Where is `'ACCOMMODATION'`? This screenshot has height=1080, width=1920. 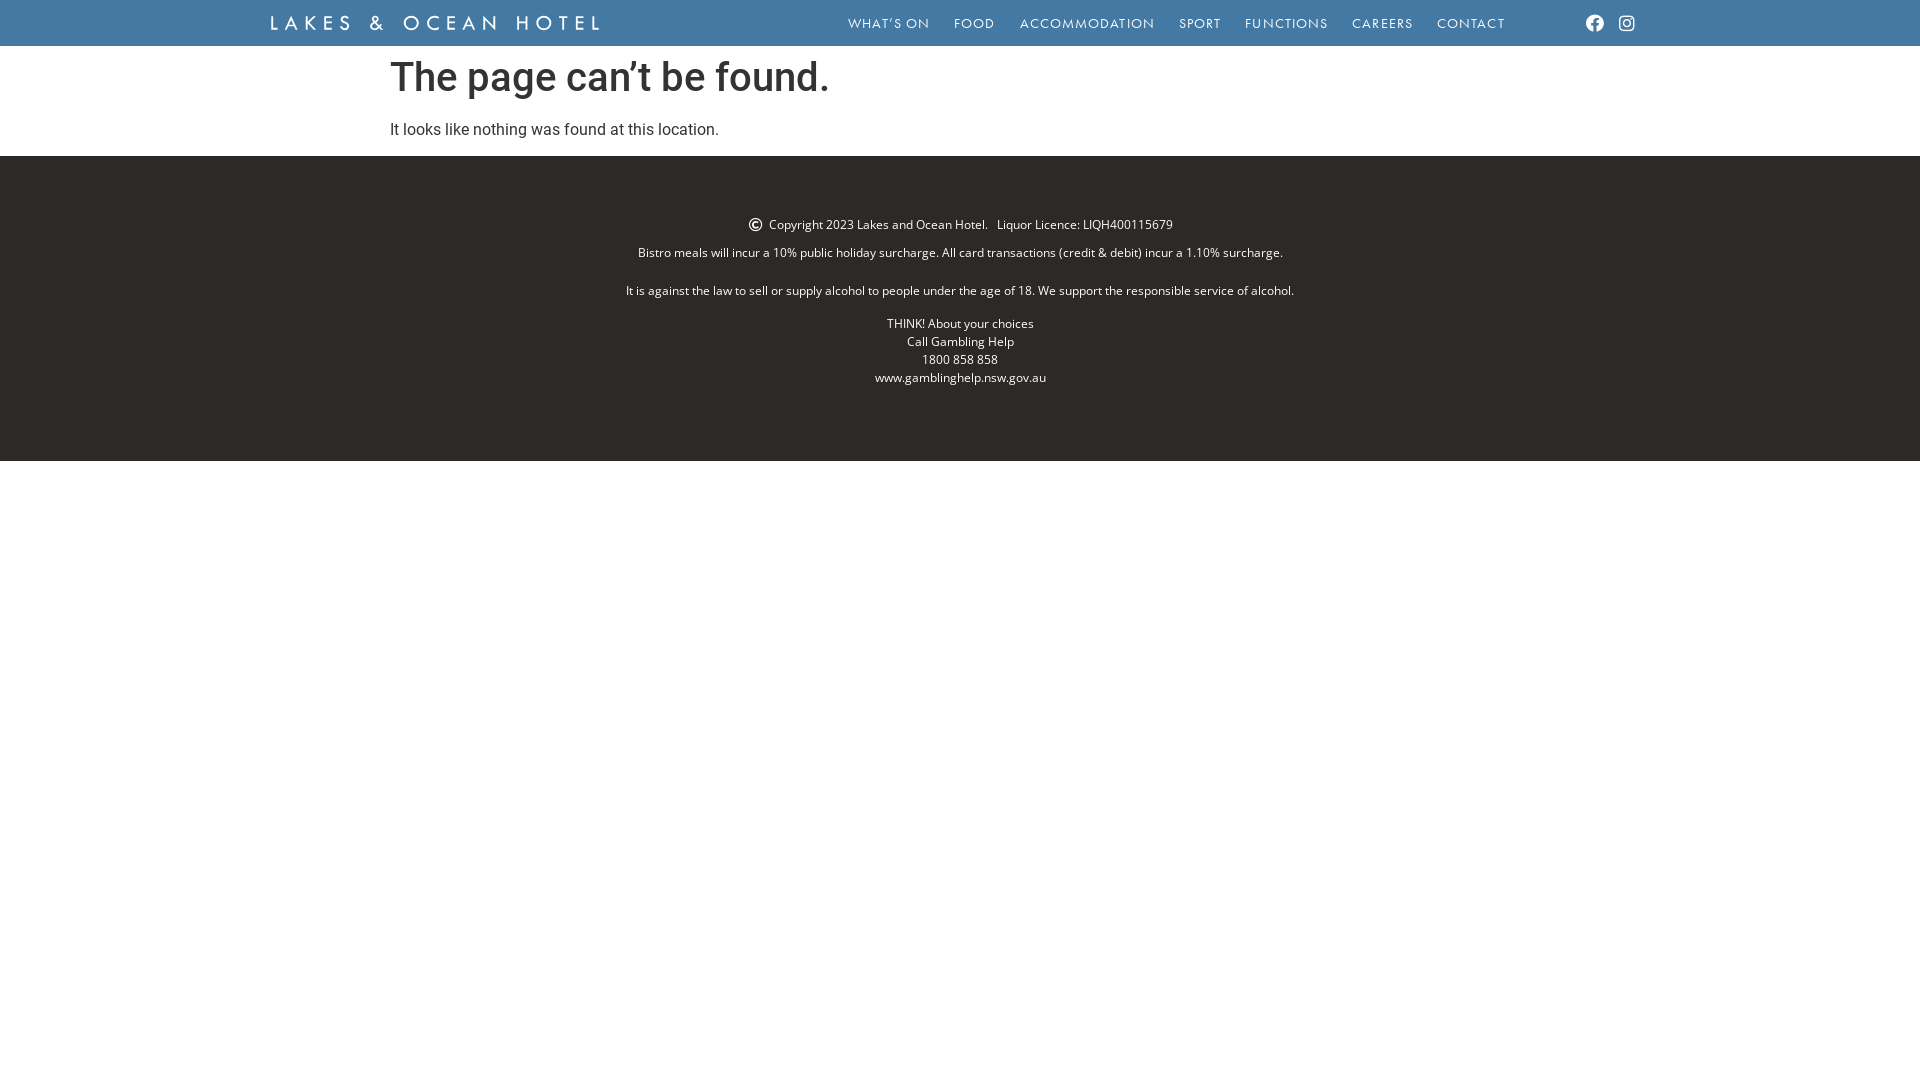
'ACCOMMODATION' is located at coordinates (1008, 23).